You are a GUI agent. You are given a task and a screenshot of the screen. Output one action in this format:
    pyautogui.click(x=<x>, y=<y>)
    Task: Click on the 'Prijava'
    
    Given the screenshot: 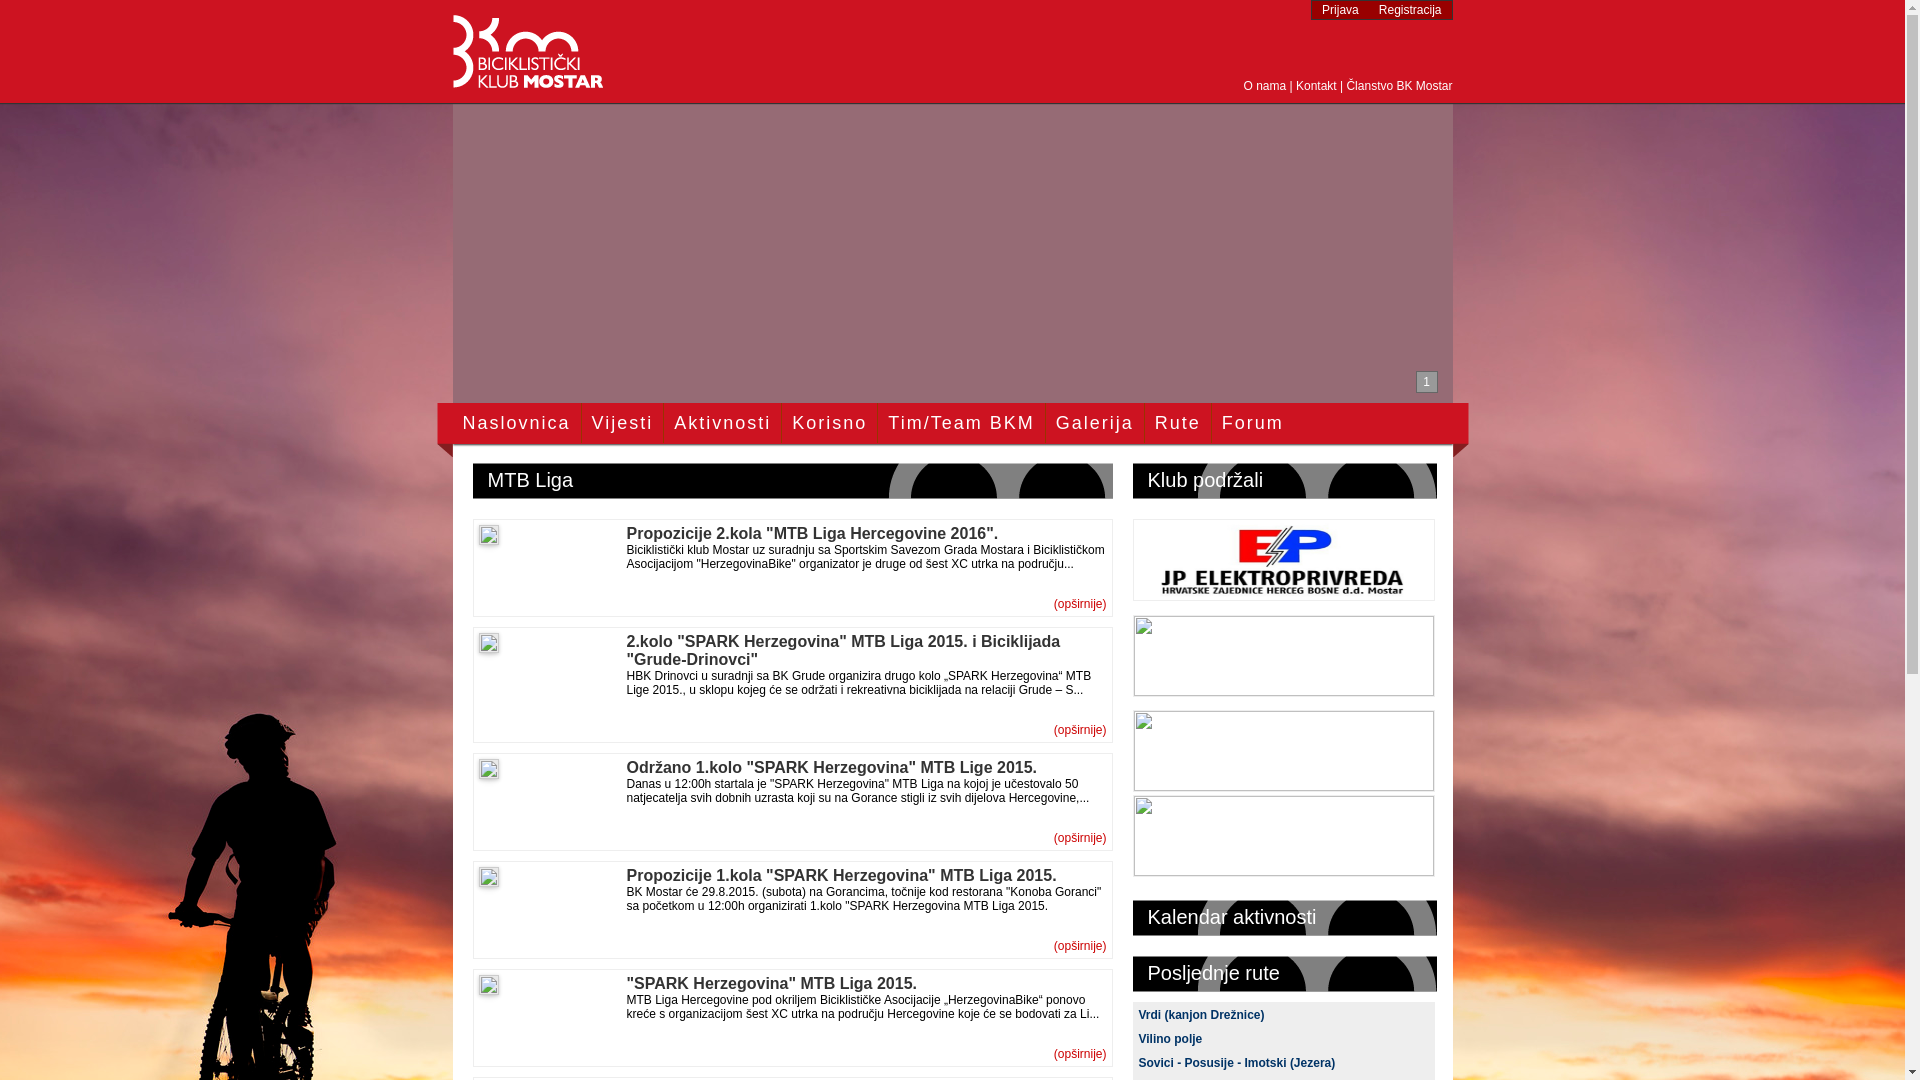 What is the action you would take?
    pyautogui.click(x=1340, y=10)
    